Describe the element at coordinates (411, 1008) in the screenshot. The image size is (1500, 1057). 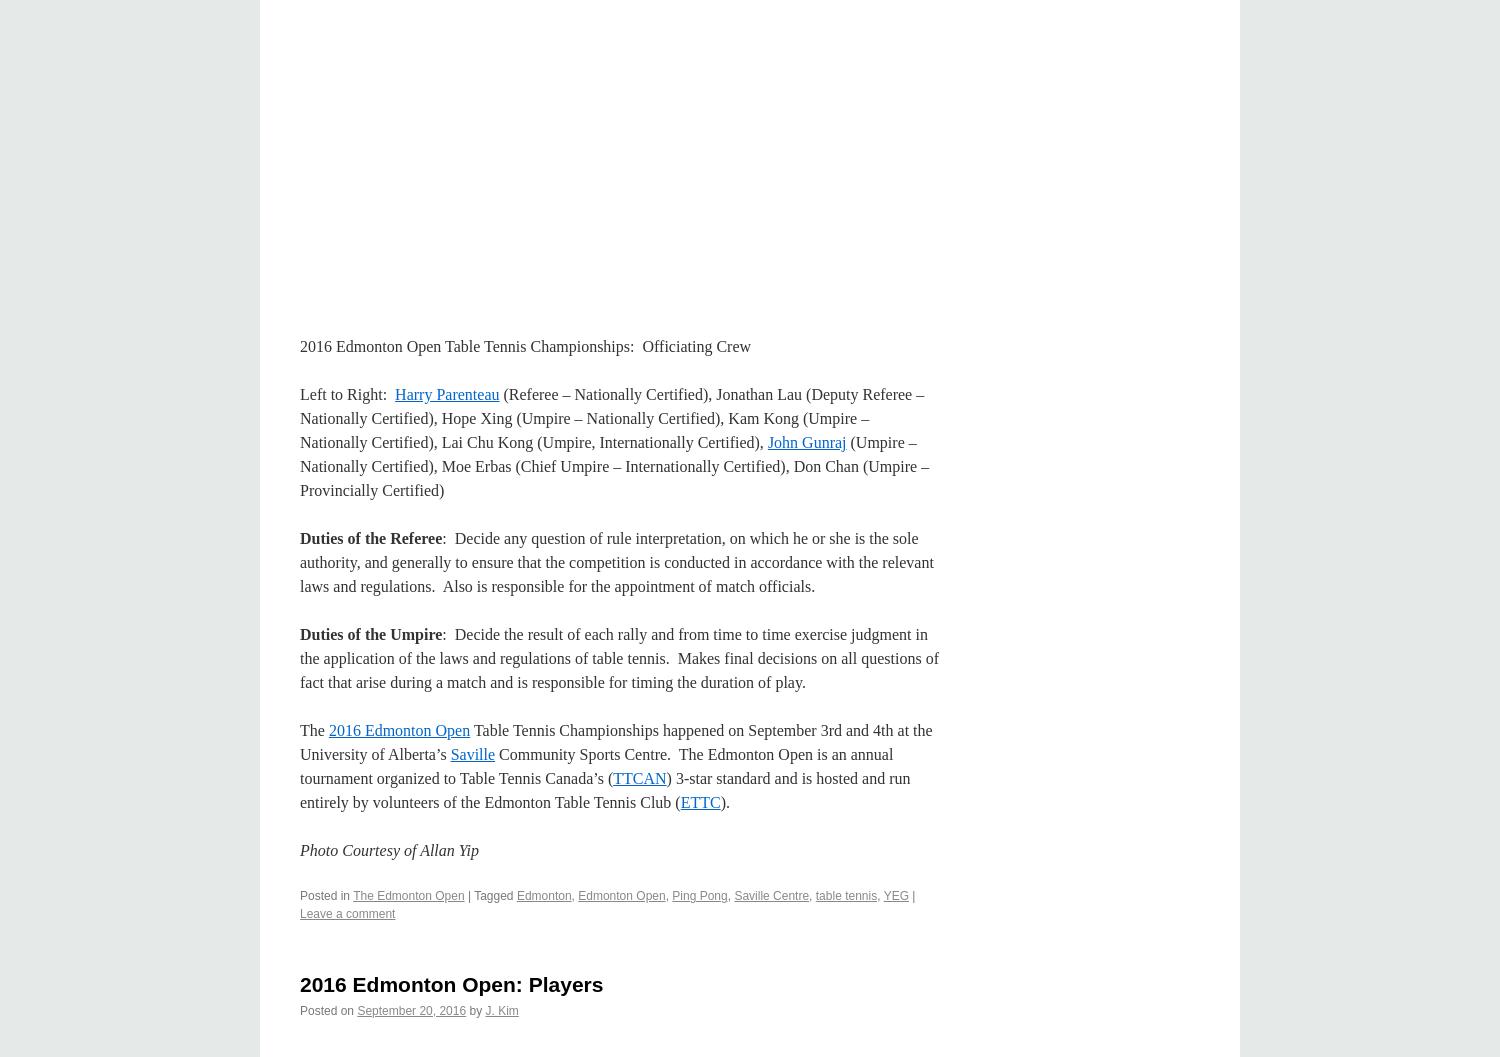
I see `'September 20, 2016'` at that location.